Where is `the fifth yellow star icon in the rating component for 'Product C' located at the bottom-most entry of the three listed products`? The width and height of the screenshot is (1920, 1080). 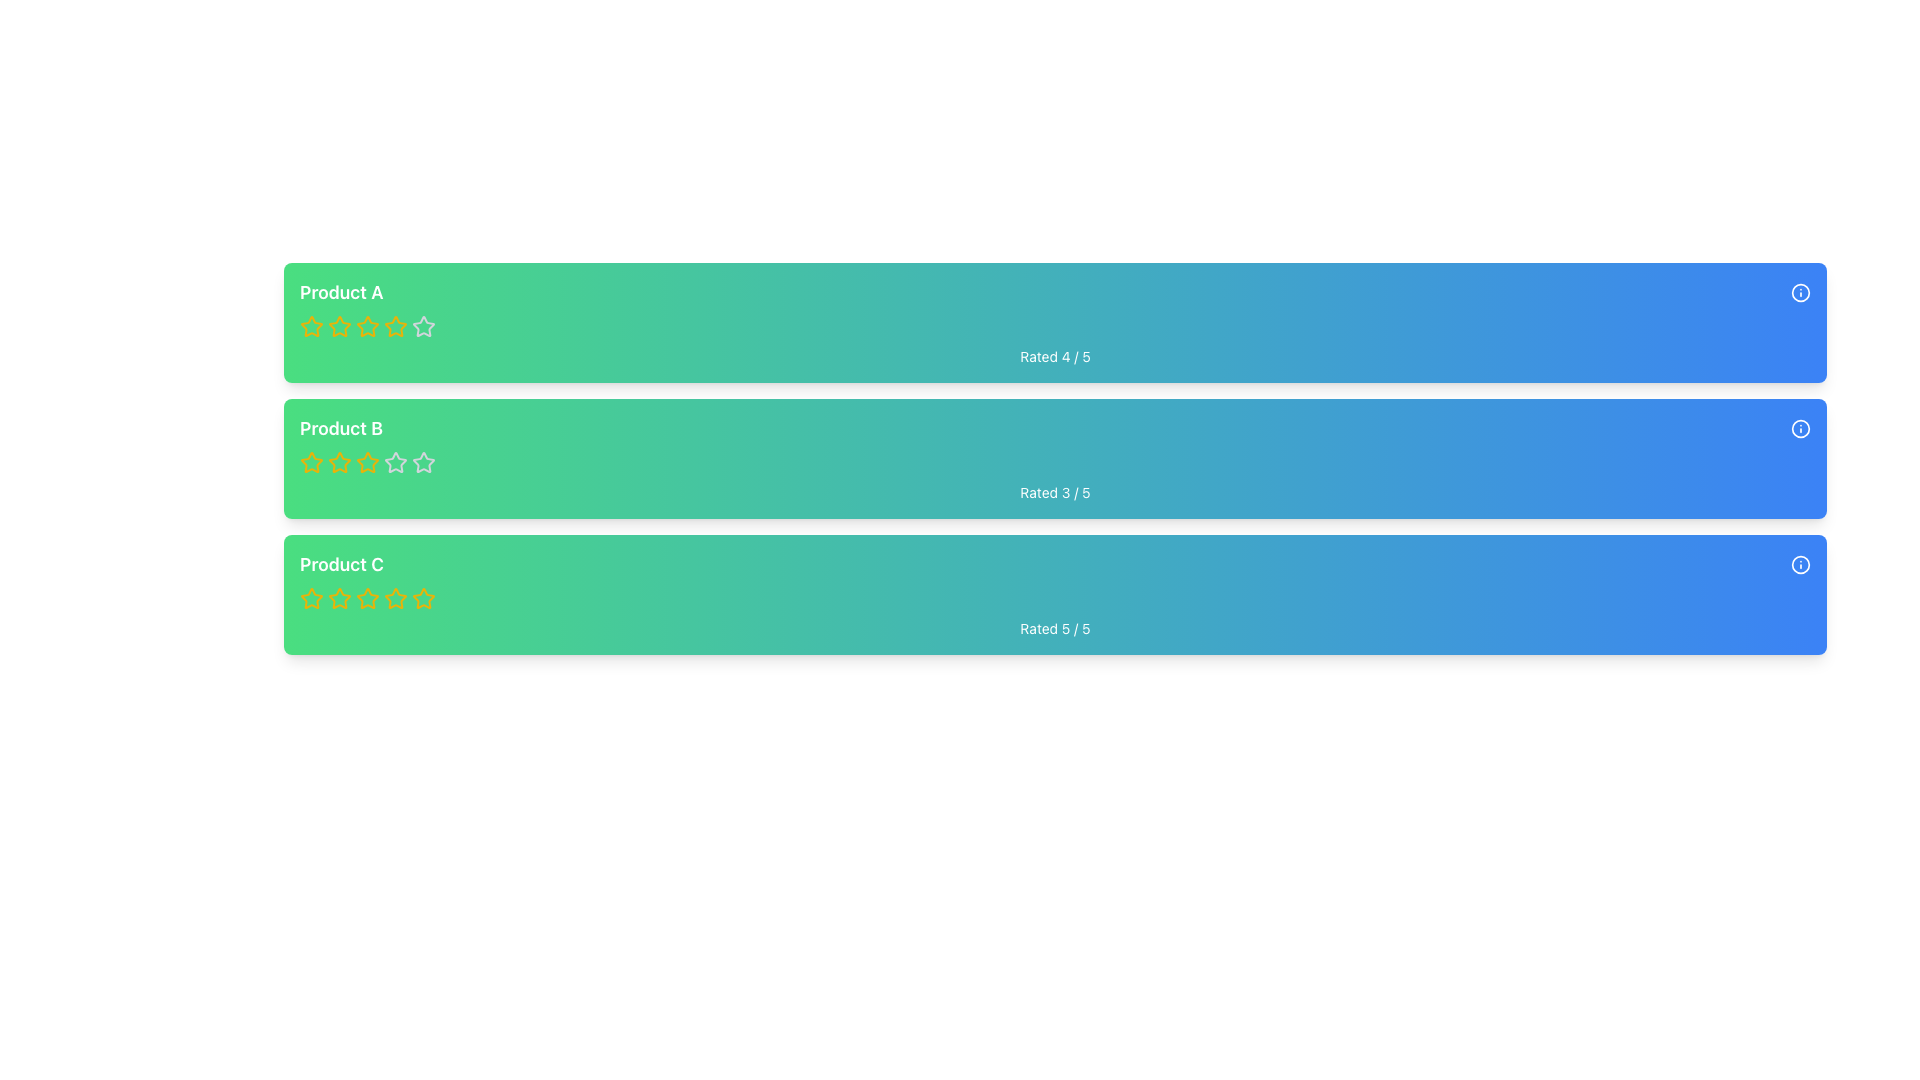 the fifth yellow star icon in the rating component for 'Product C' located at the bottom-most entry of the three listed products is located at coordinates (422, 597).